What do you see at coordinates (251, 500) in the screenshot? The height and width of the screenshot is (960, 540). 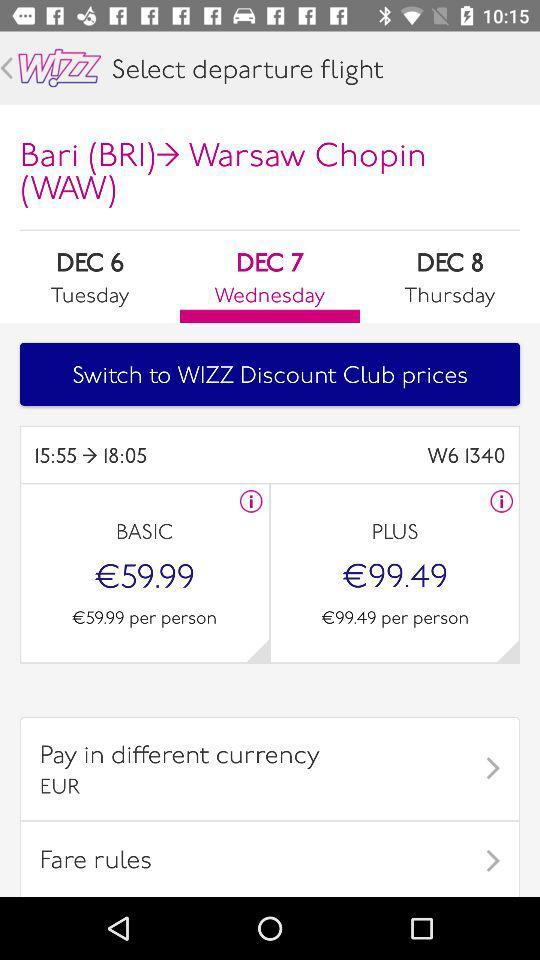 I see `click for more details` at bounding box center [251, 500].